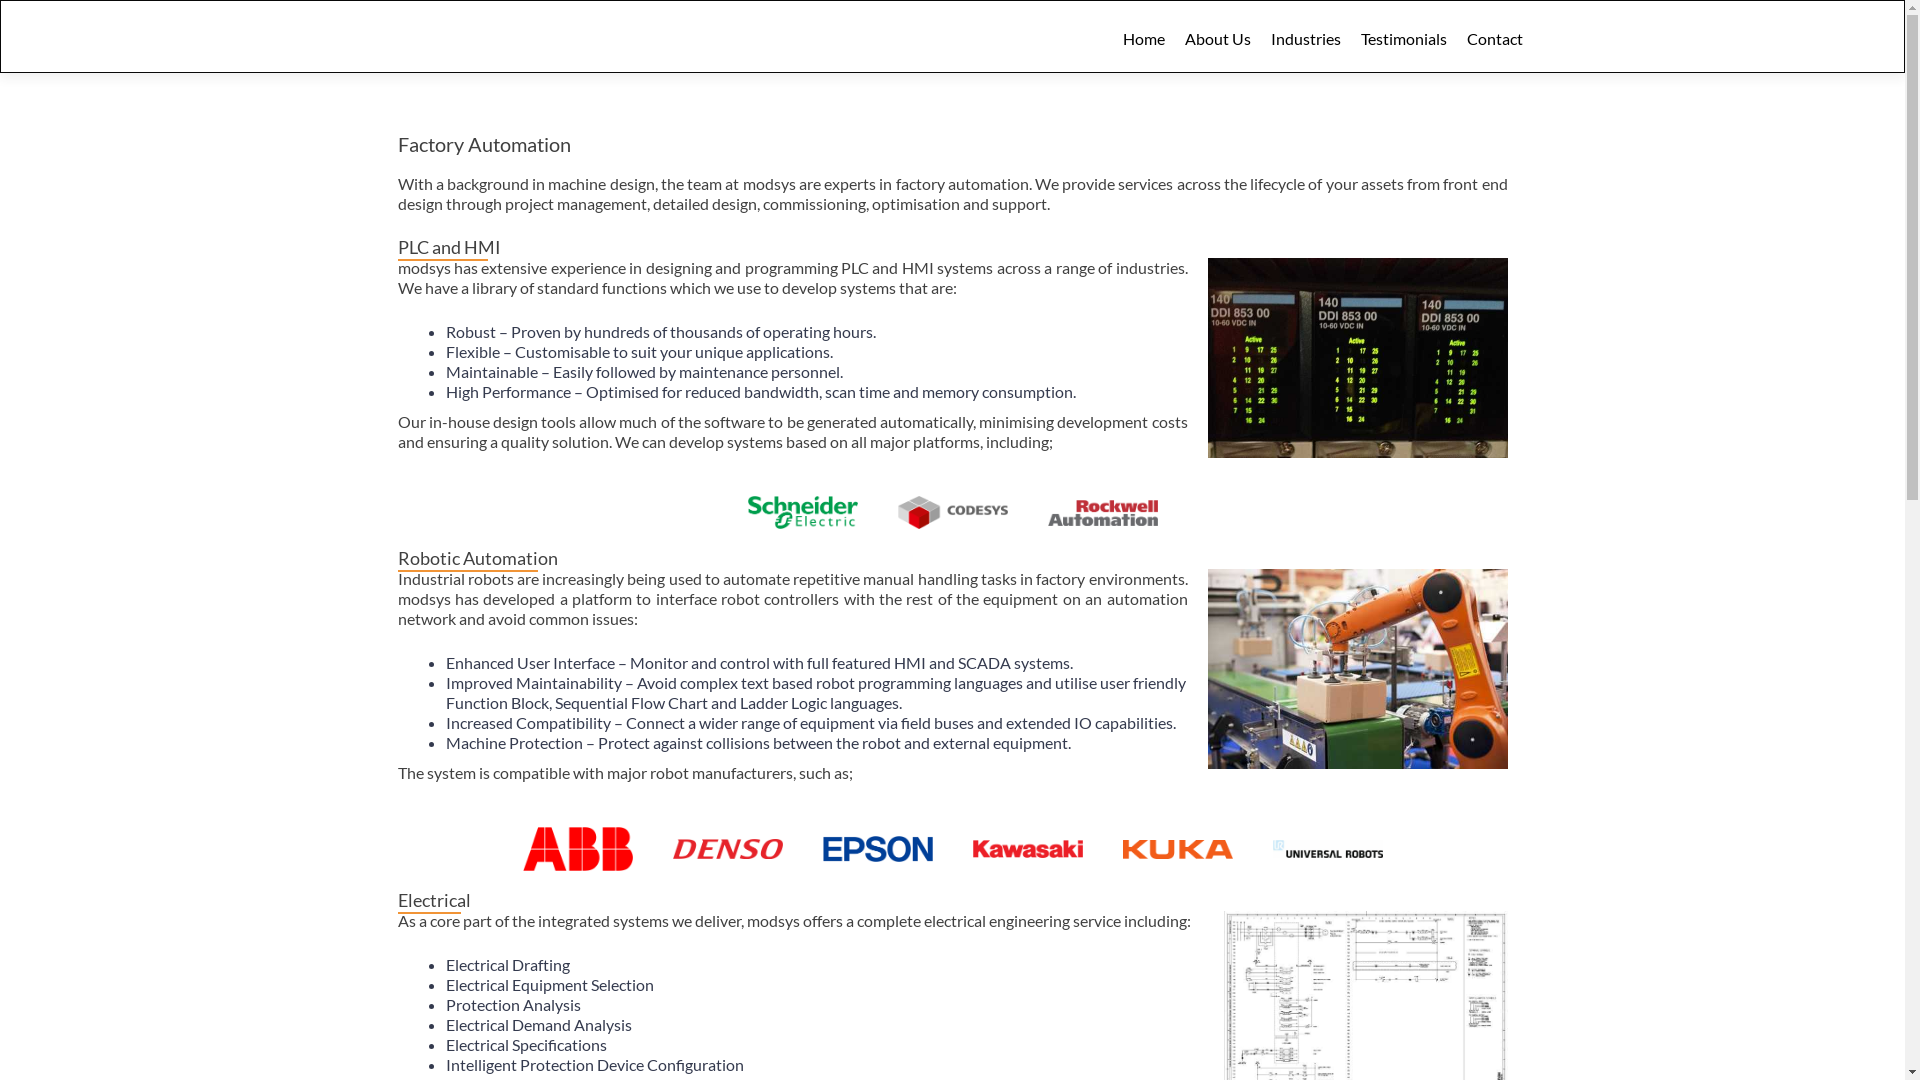 Image resolution: width=1920 pixels, height=1080 pixels. Describe the element at coordinates (1305, 38) in the screenshot. I see `'Industries'` at that location.